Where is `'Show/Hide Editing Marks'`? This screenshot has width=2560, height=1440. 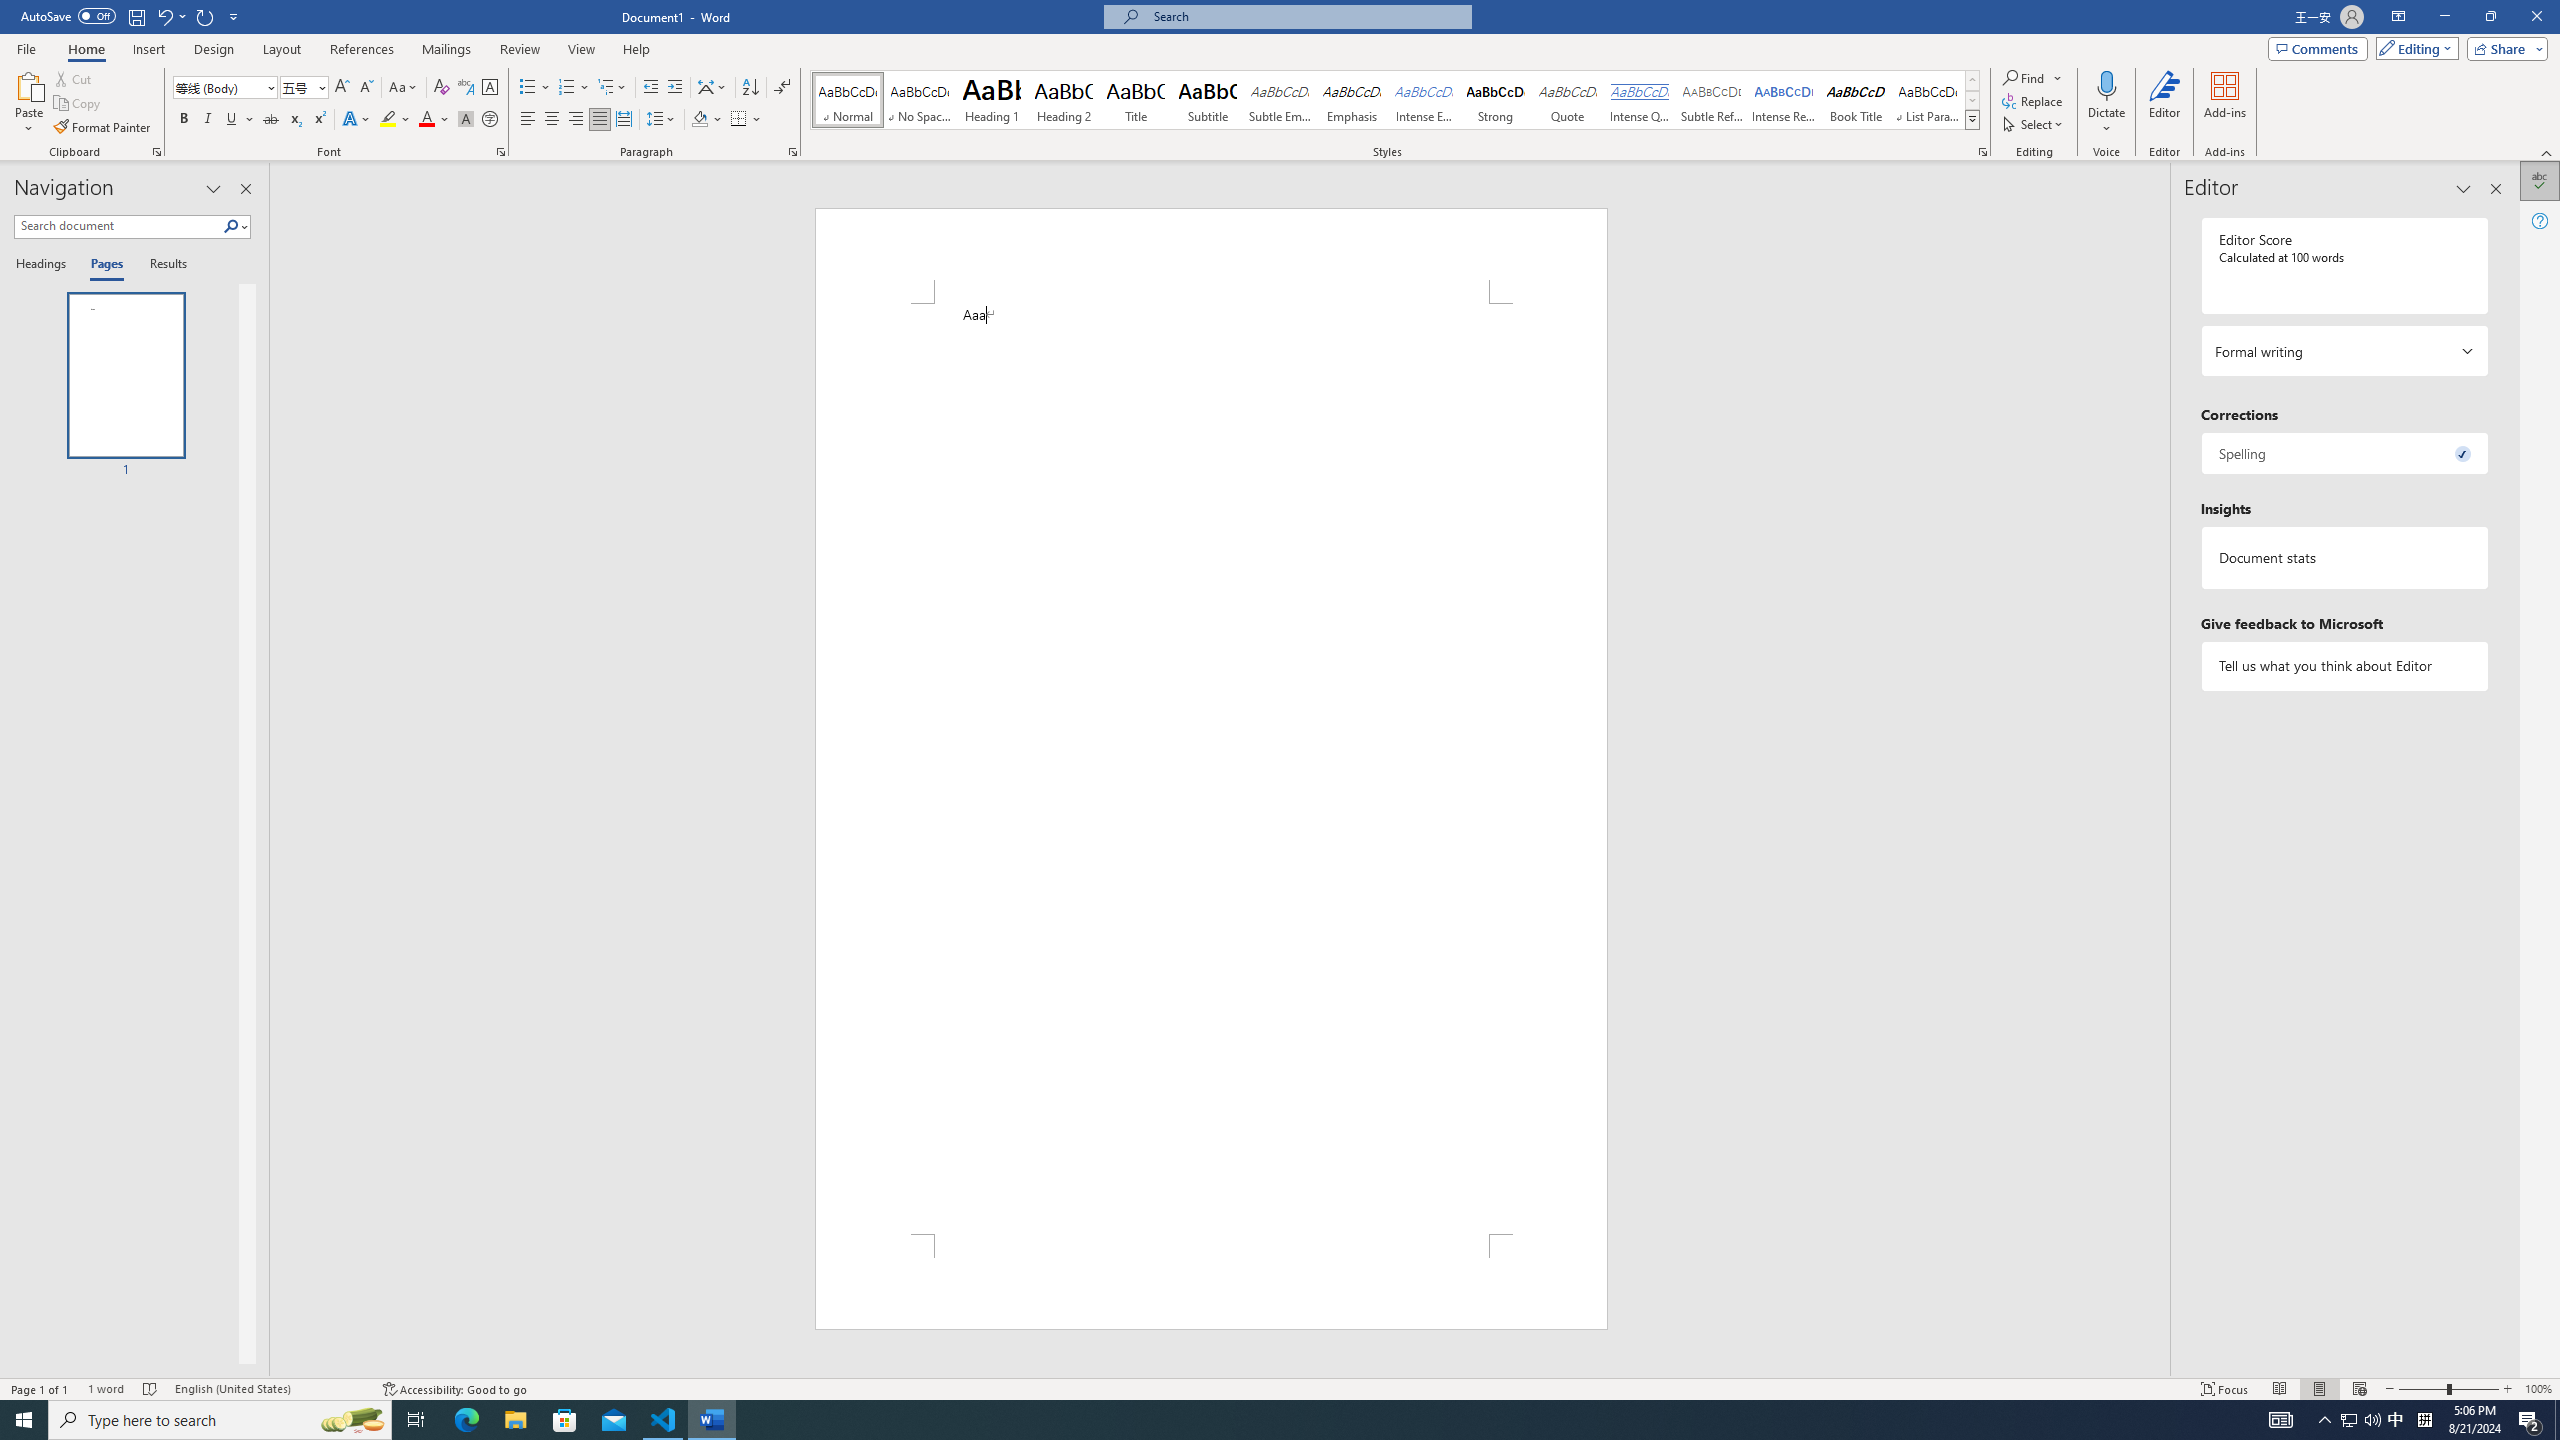
'Show/Hide Editing Marks' is located at coordinates (782, 87).